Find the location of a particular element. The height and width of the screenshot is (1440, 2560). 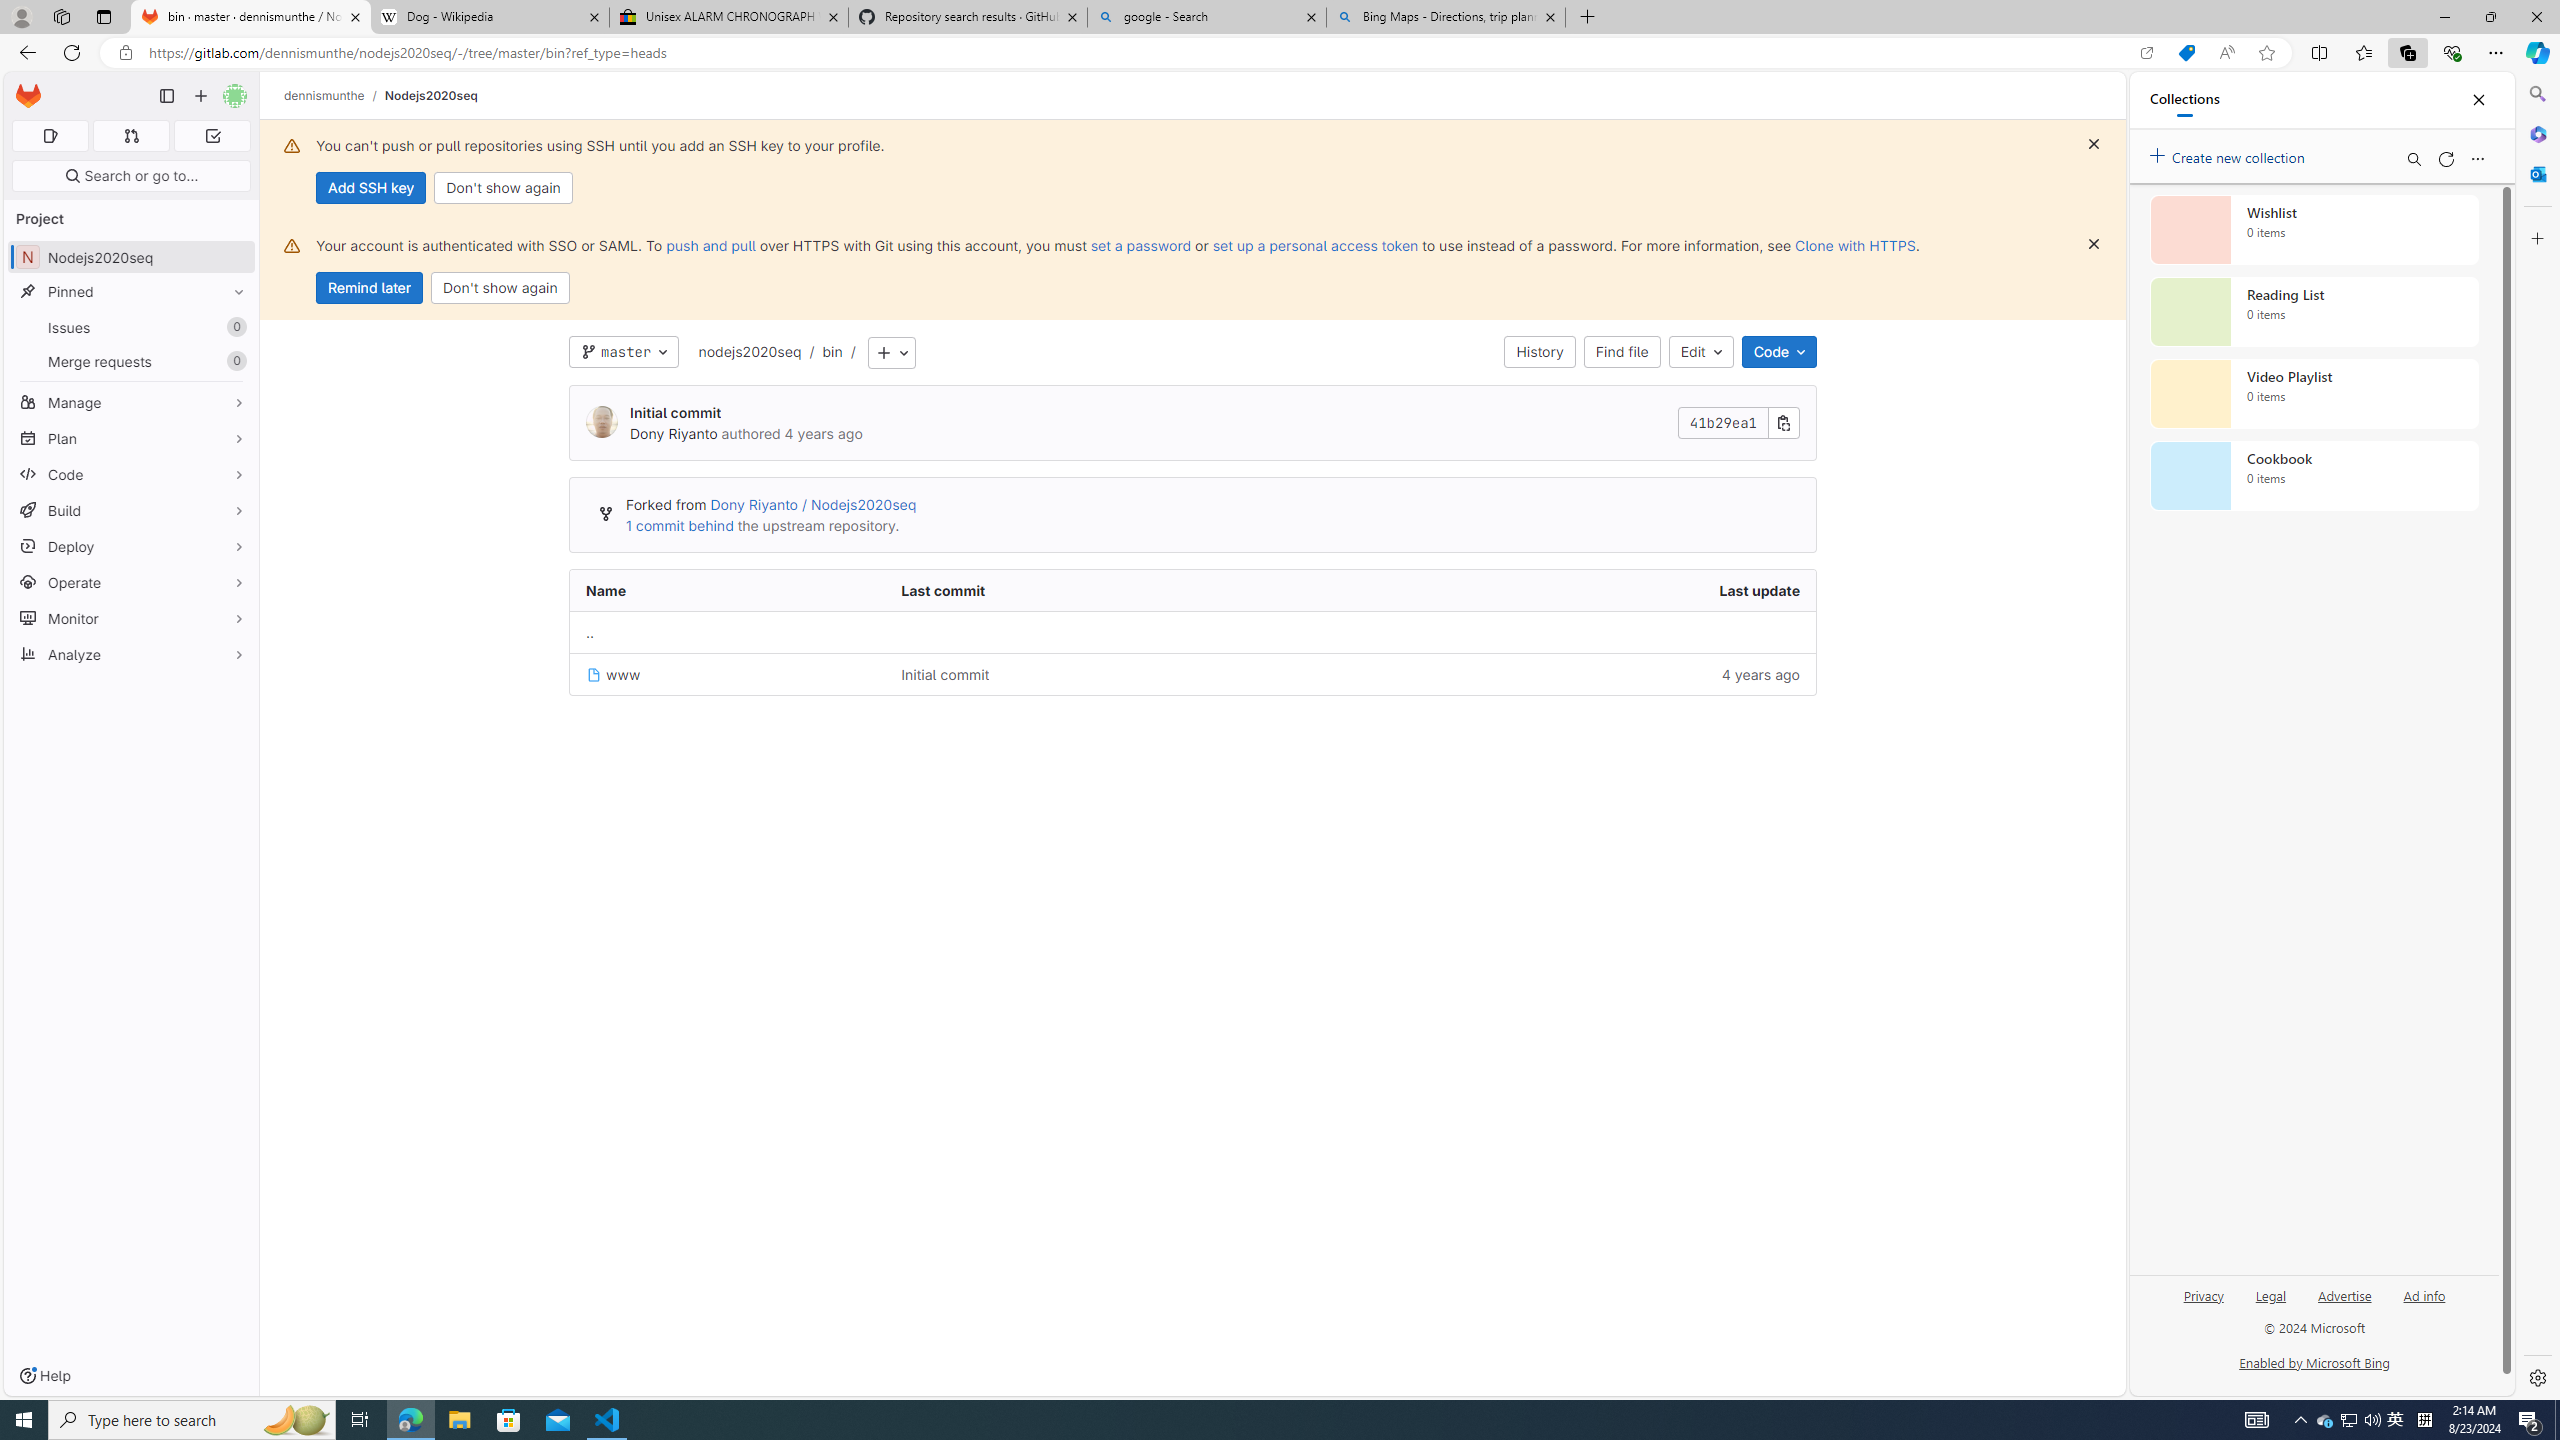

'Plan' is located at coordinates (130, 437).